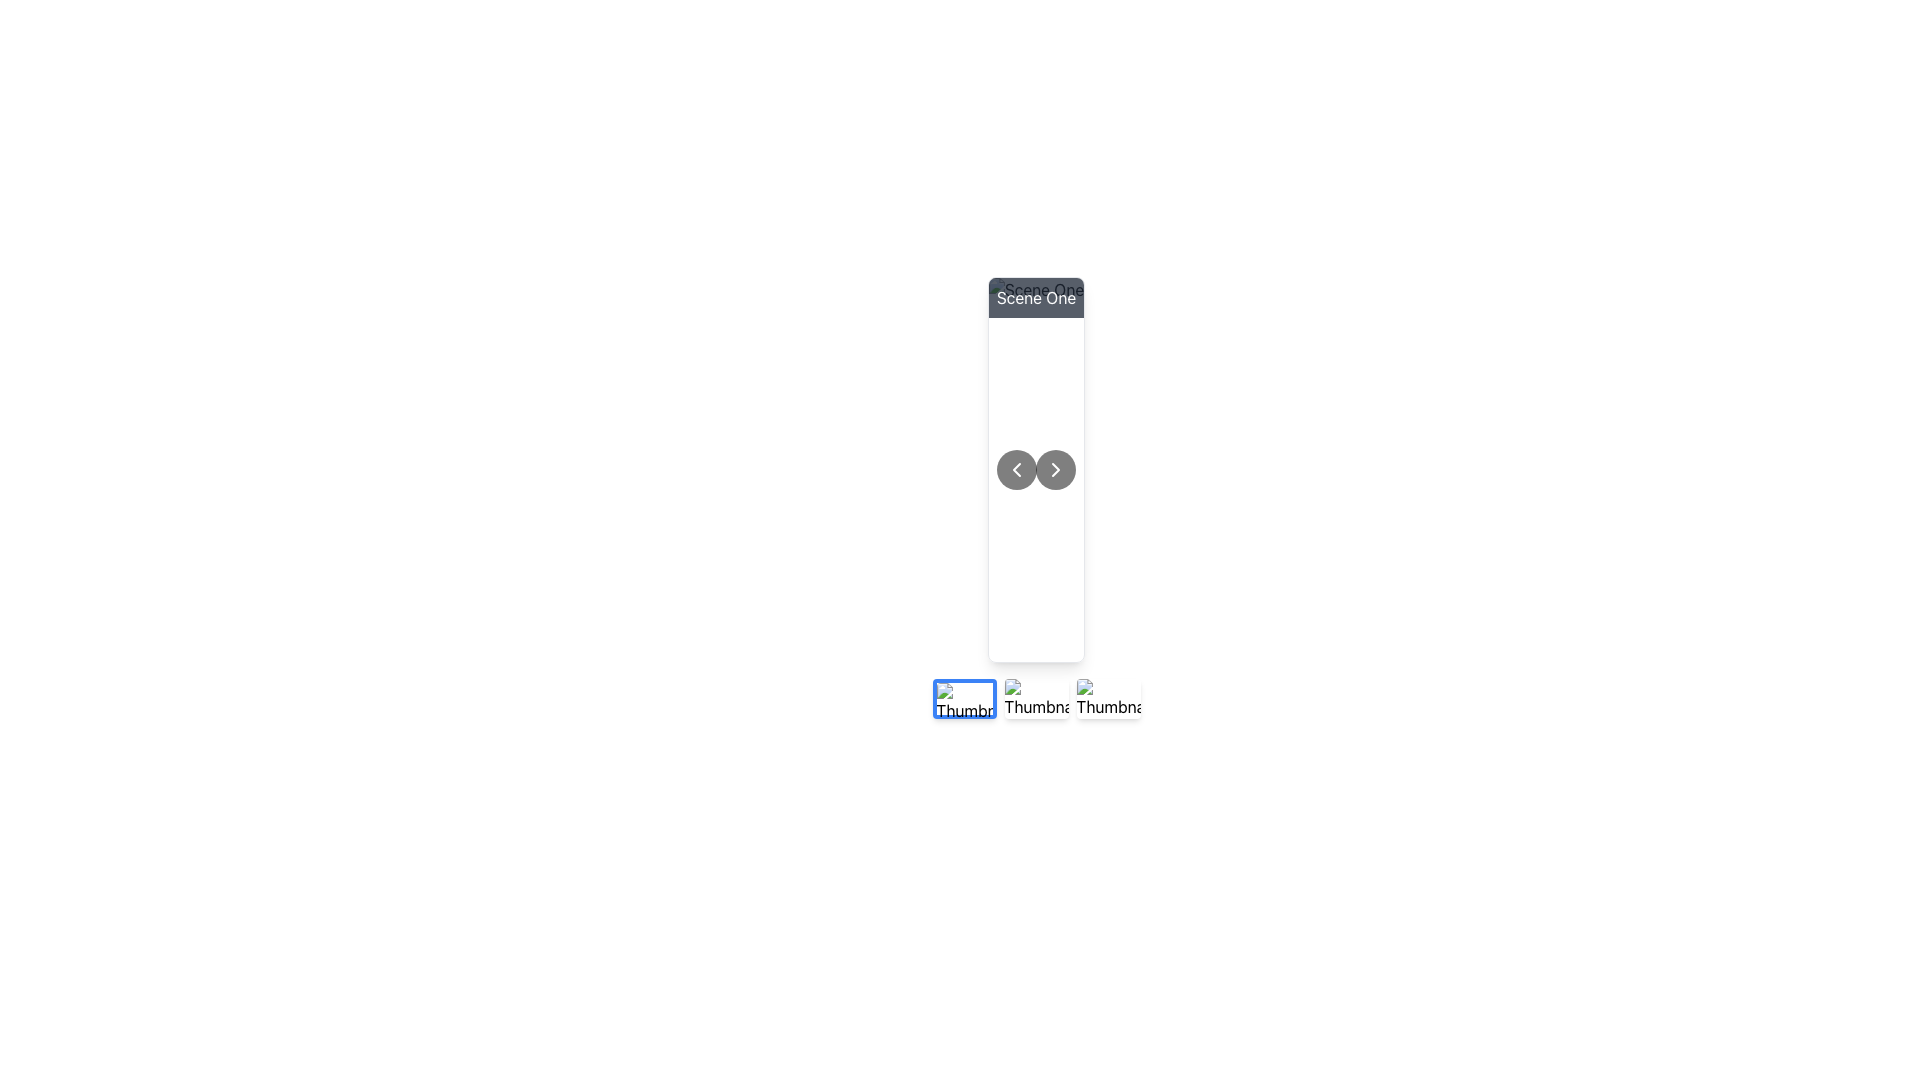 The width and height of the screenshot is (1920, 1080). What do you see at coordinates (1055, 470) in the screenshot?
I see `the circular button with a grey background and a white chevron pointing to the right, located in the card labeled 'Scene One'` at bounding box center [1055, 470].